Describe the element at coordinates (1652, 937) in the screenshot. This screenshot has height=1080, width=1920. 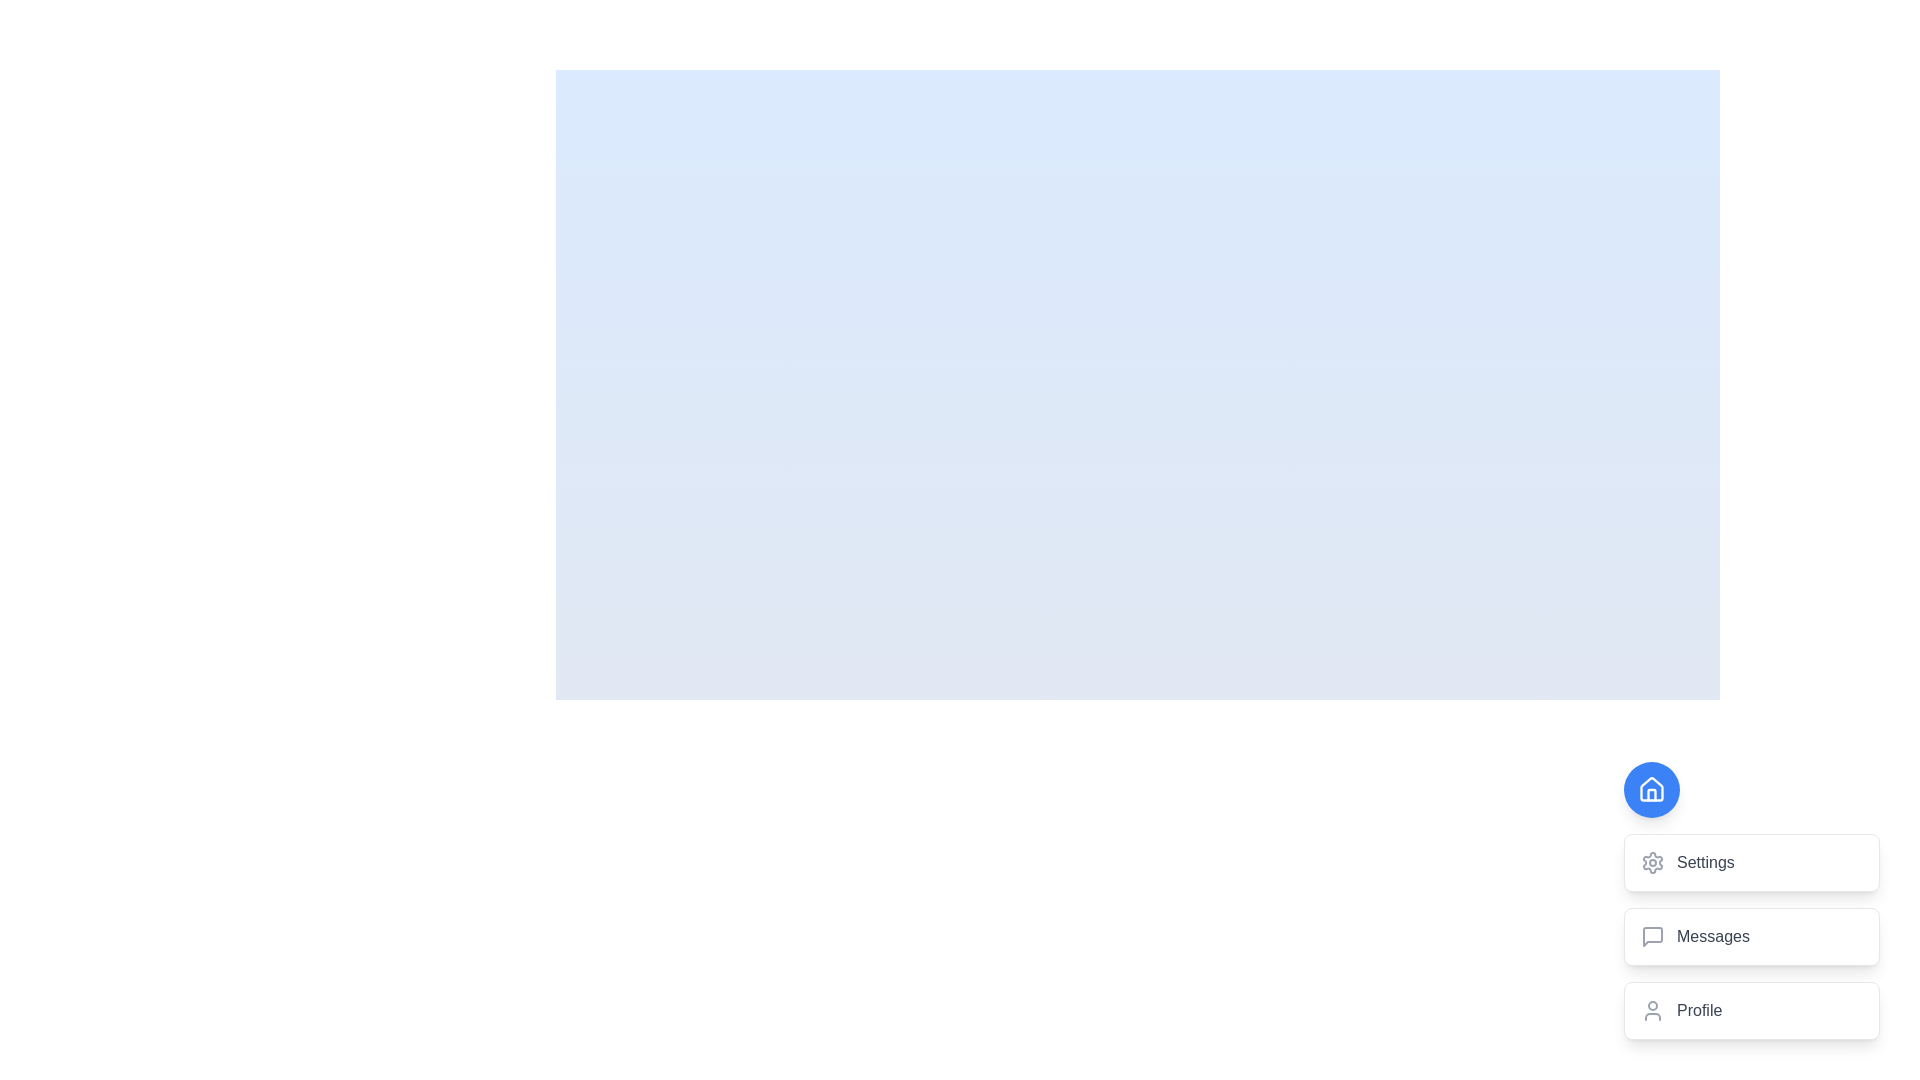
I see `the messaging icon located in the vertical navigation menu, which is the second icon below the settings icon and above the profile icon` at that location.